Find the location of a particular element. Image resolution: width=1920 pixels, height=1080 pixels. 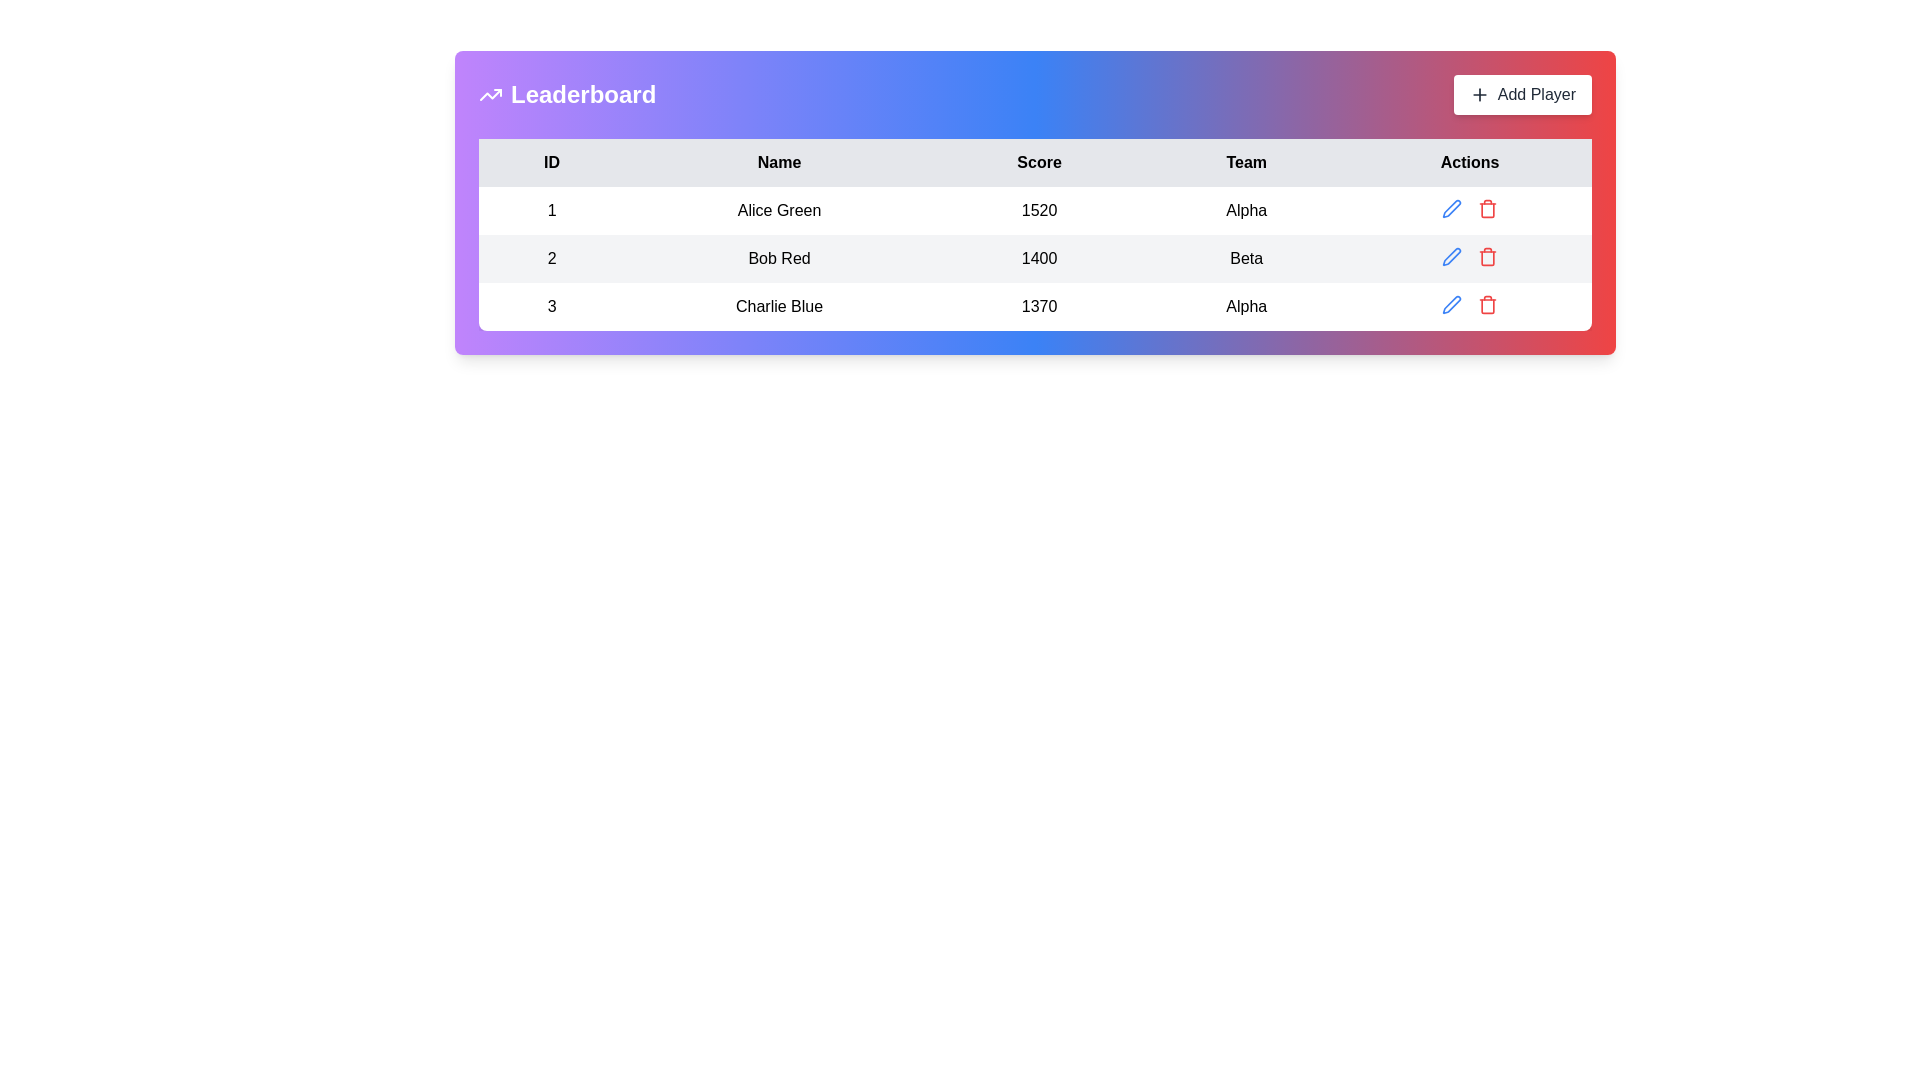

the 'Score' text label in the table header of the 'Leaderboard' section, which is visually styled with a gray background and bold black text, located between the 'Name' and 'Team' columns is located at coordinates (1035, 161).